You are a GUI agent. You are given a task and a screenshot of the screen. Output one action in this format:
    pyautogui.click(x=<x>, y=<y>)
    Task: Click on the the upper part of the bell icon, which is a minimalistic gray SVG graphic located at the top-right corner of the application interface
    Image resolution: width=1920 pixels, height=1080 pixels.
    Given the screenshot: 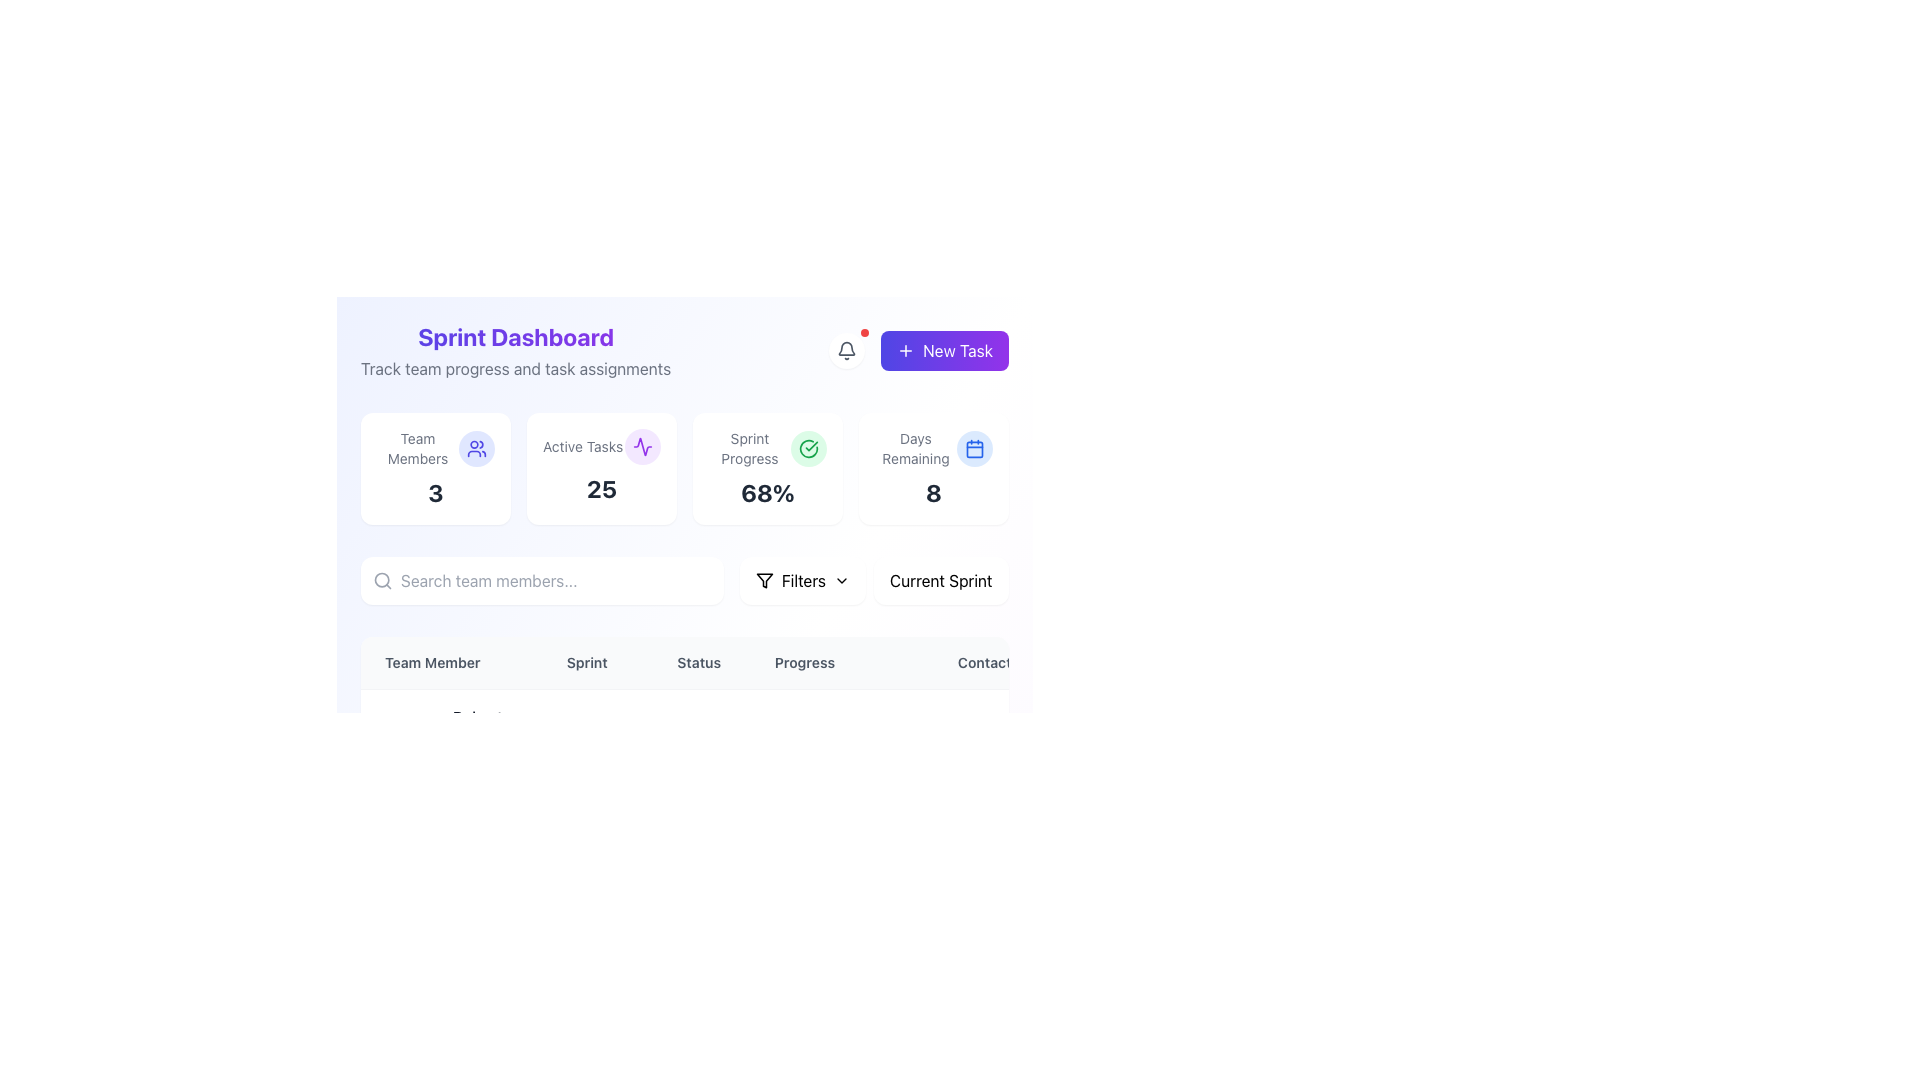 What is the action you would take?
    pyautogui.click(x=847, y=347)
    